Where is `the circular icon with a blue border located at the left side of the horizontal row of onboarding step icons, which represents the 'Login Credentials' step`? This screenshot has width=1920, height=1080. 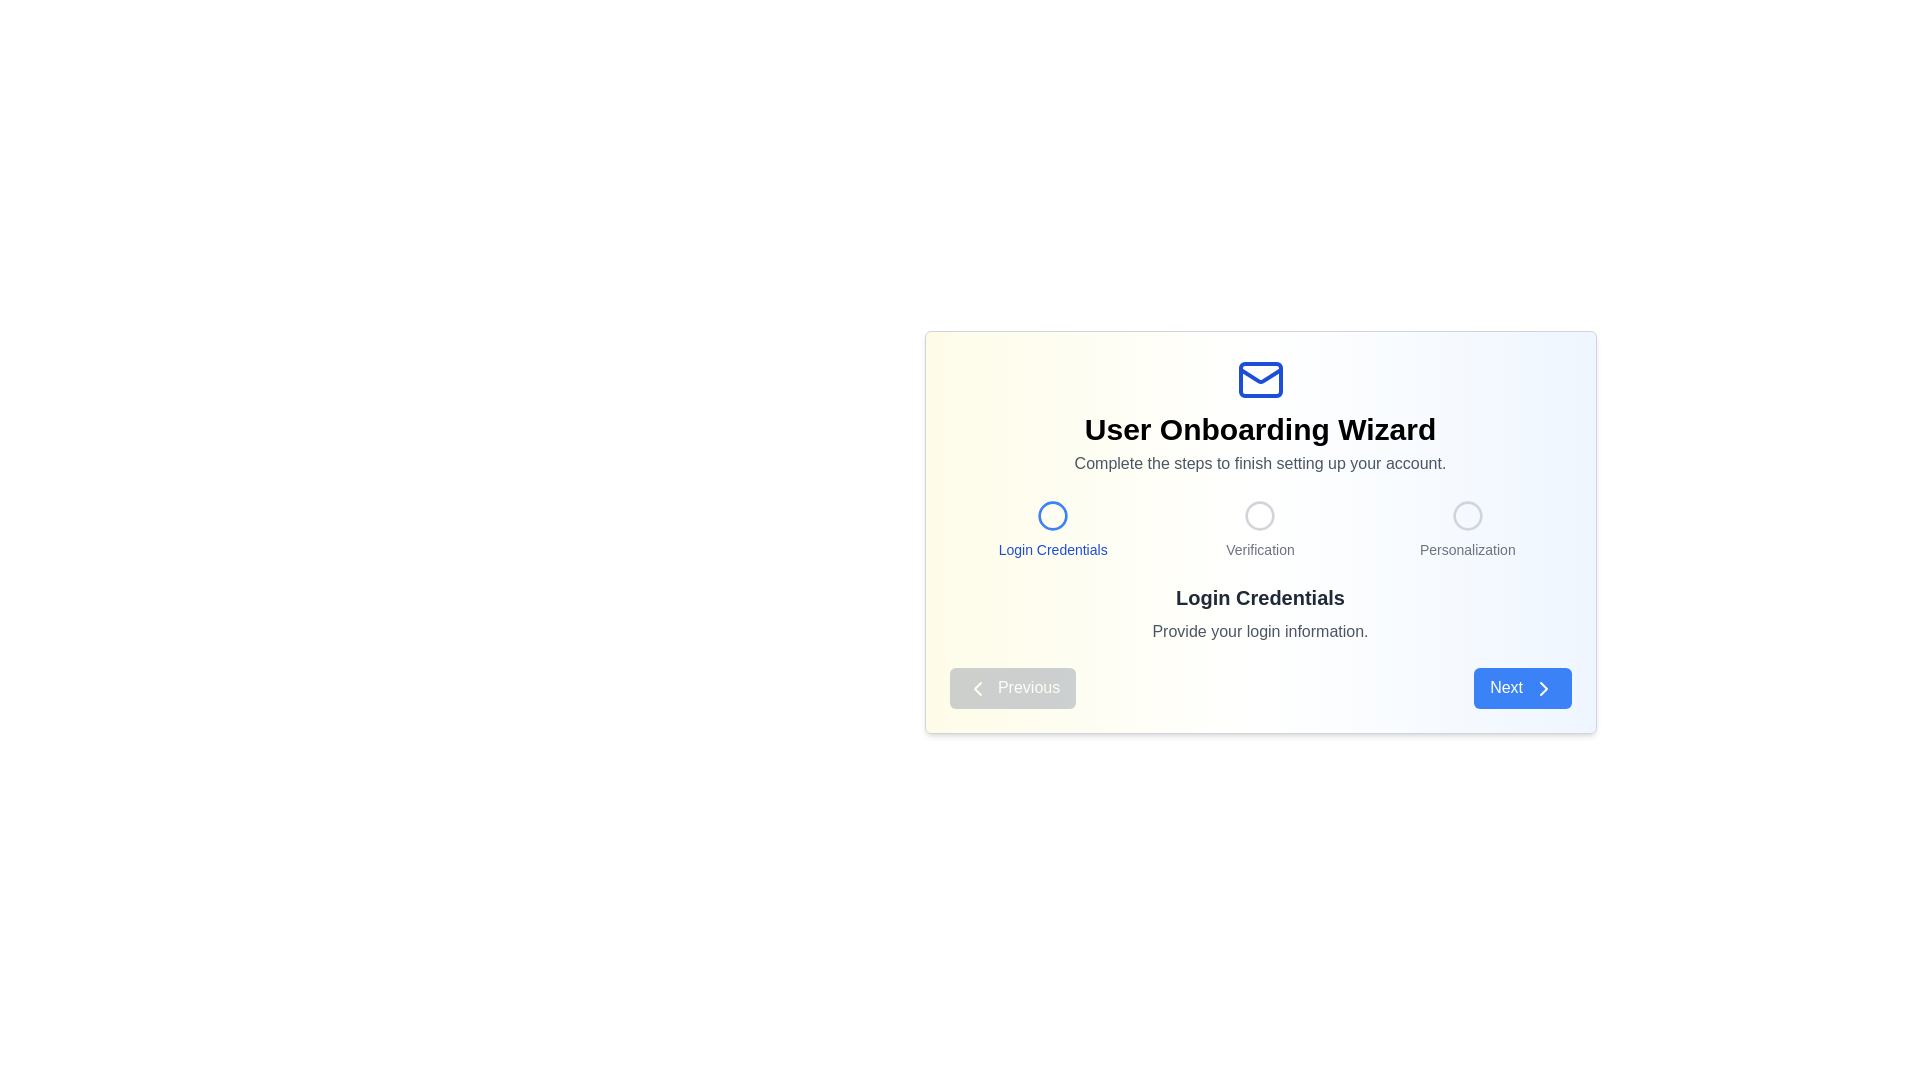 the circular icon with a blue border located at the left side of the horizontal row of onboarding step icons, which represents the 'Login Credentials' step is located at coordinates (1052, 515).